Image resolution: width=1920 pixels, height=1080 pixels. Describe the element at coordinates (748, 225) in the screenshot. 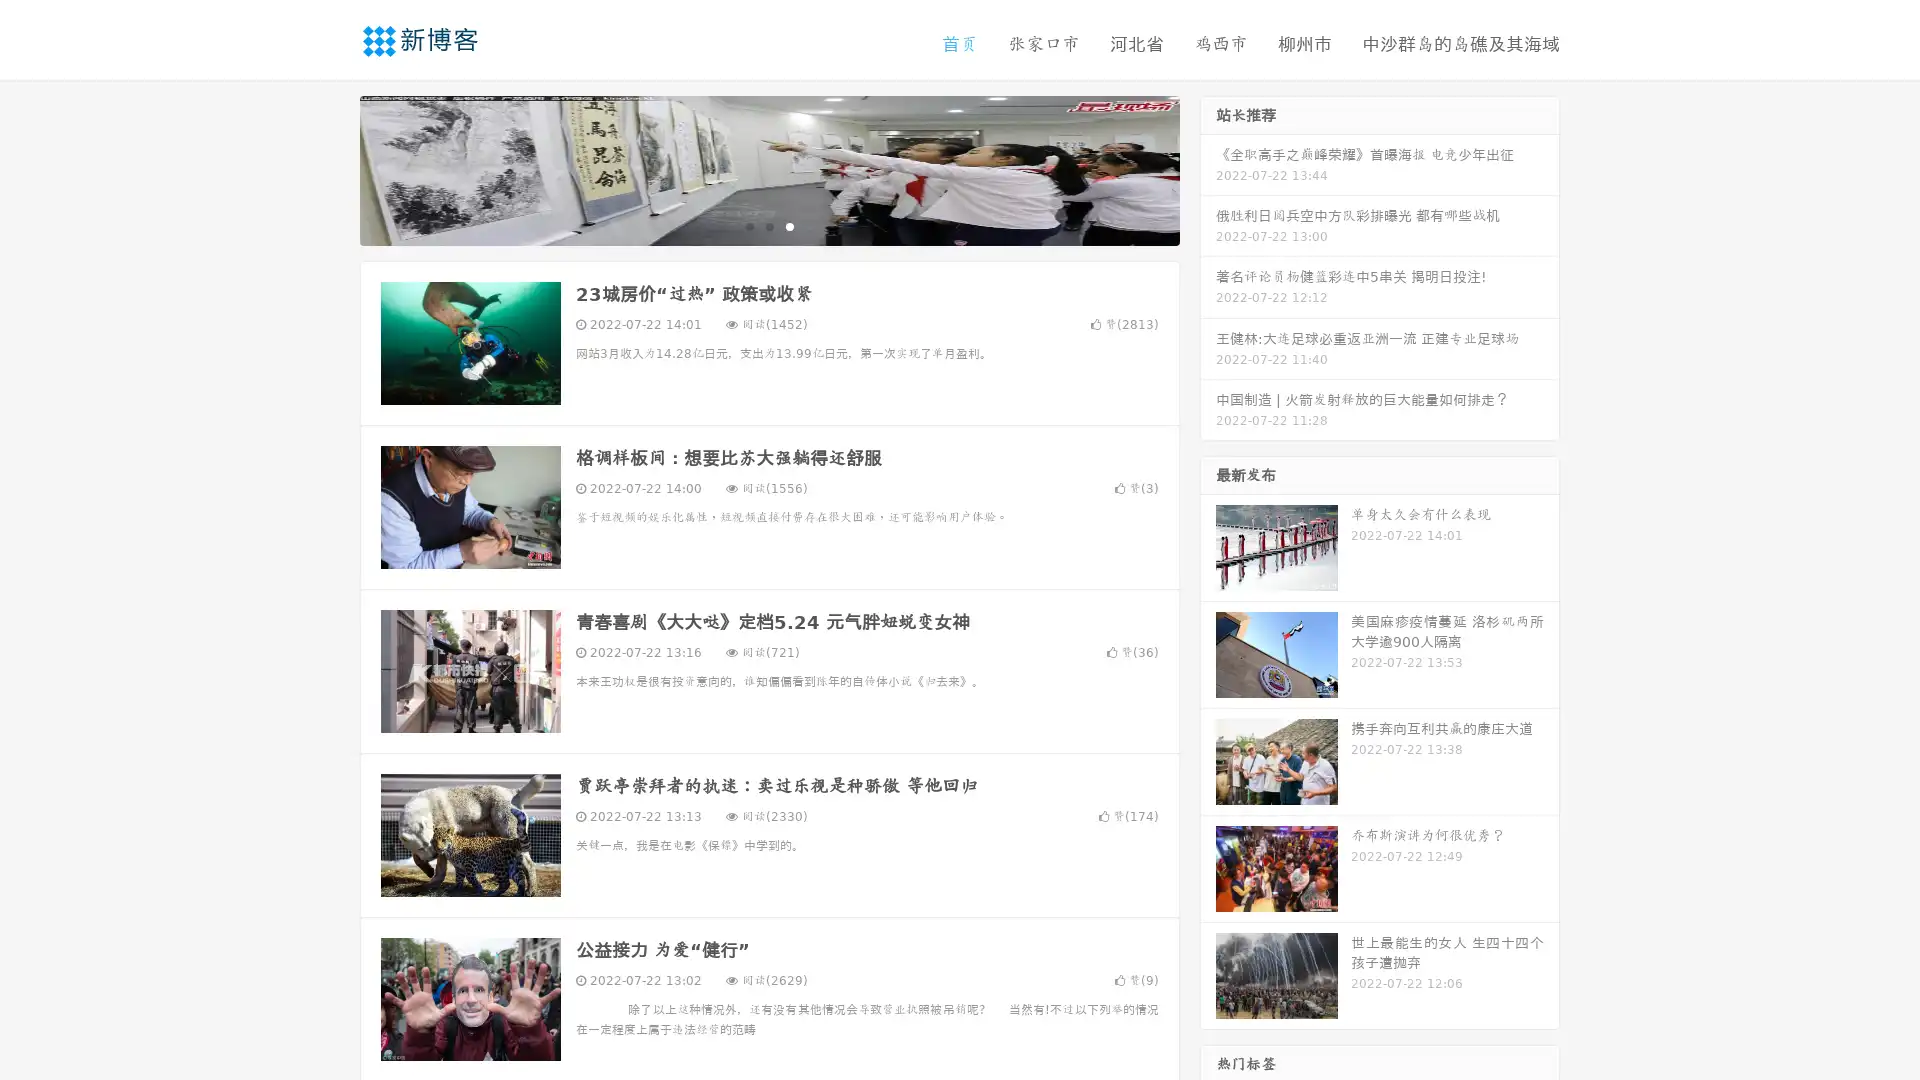

I see `Go to slide 1` at that location.